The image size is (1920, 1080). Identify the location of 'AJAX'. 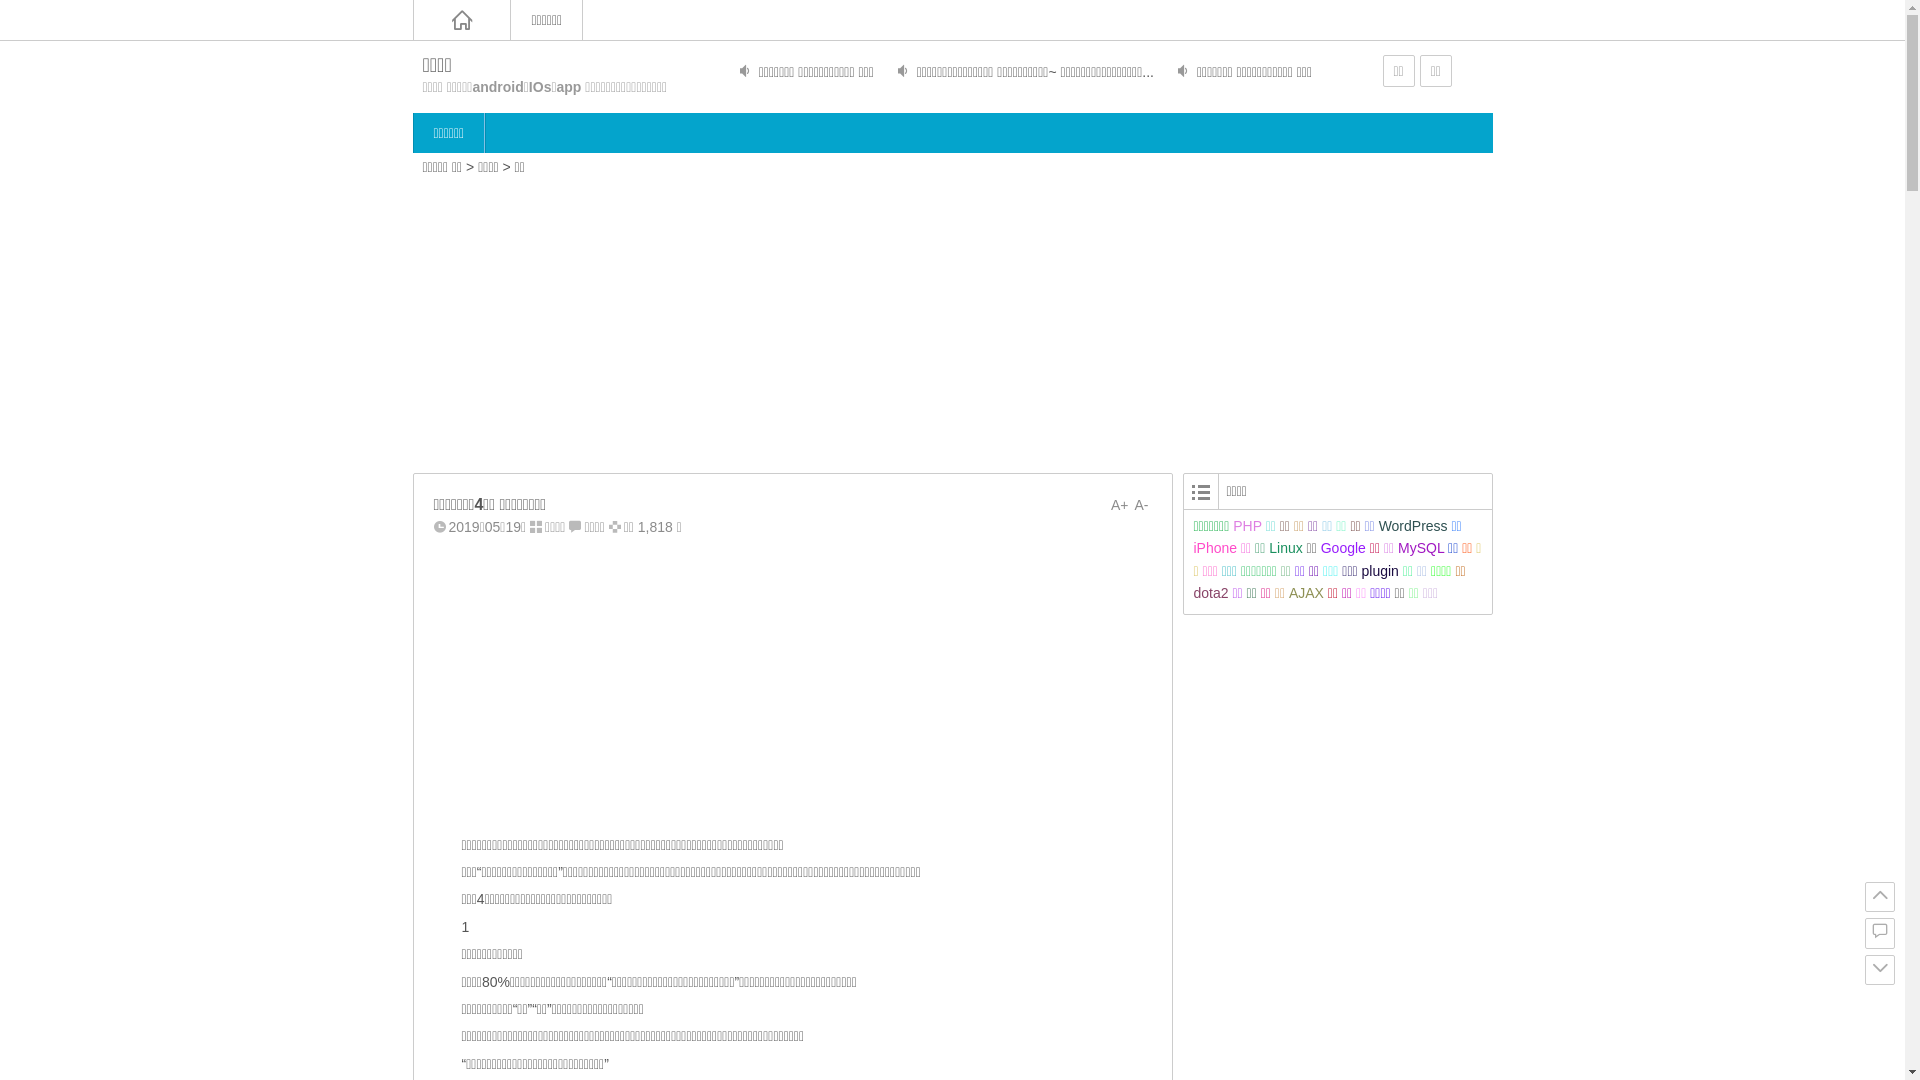
(1306, 592).